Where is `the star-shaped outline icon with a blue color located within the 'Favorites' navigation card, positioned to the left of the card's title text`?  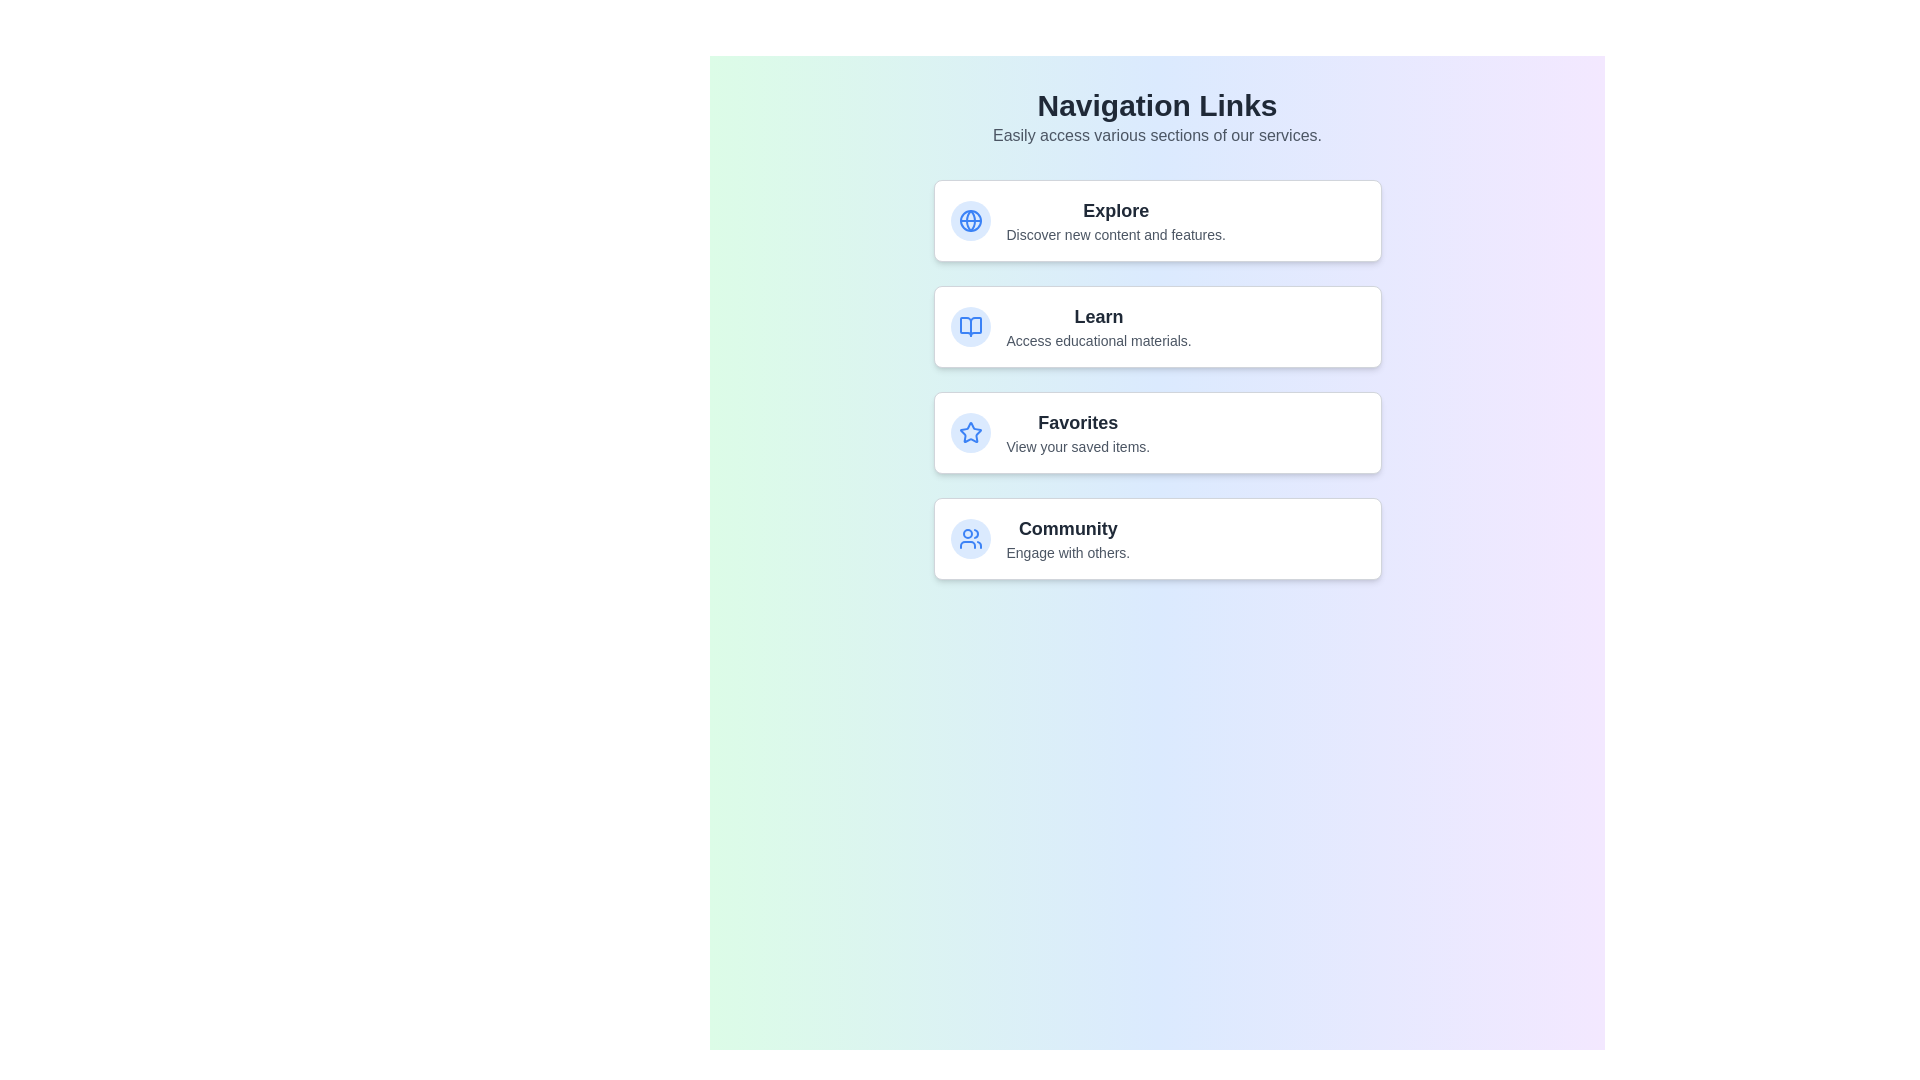
the star-shaped outline icon with a blue color located within the 'Favorites' navigation card, positioned to the left of the card's title text is located at coordinates (970, 431).